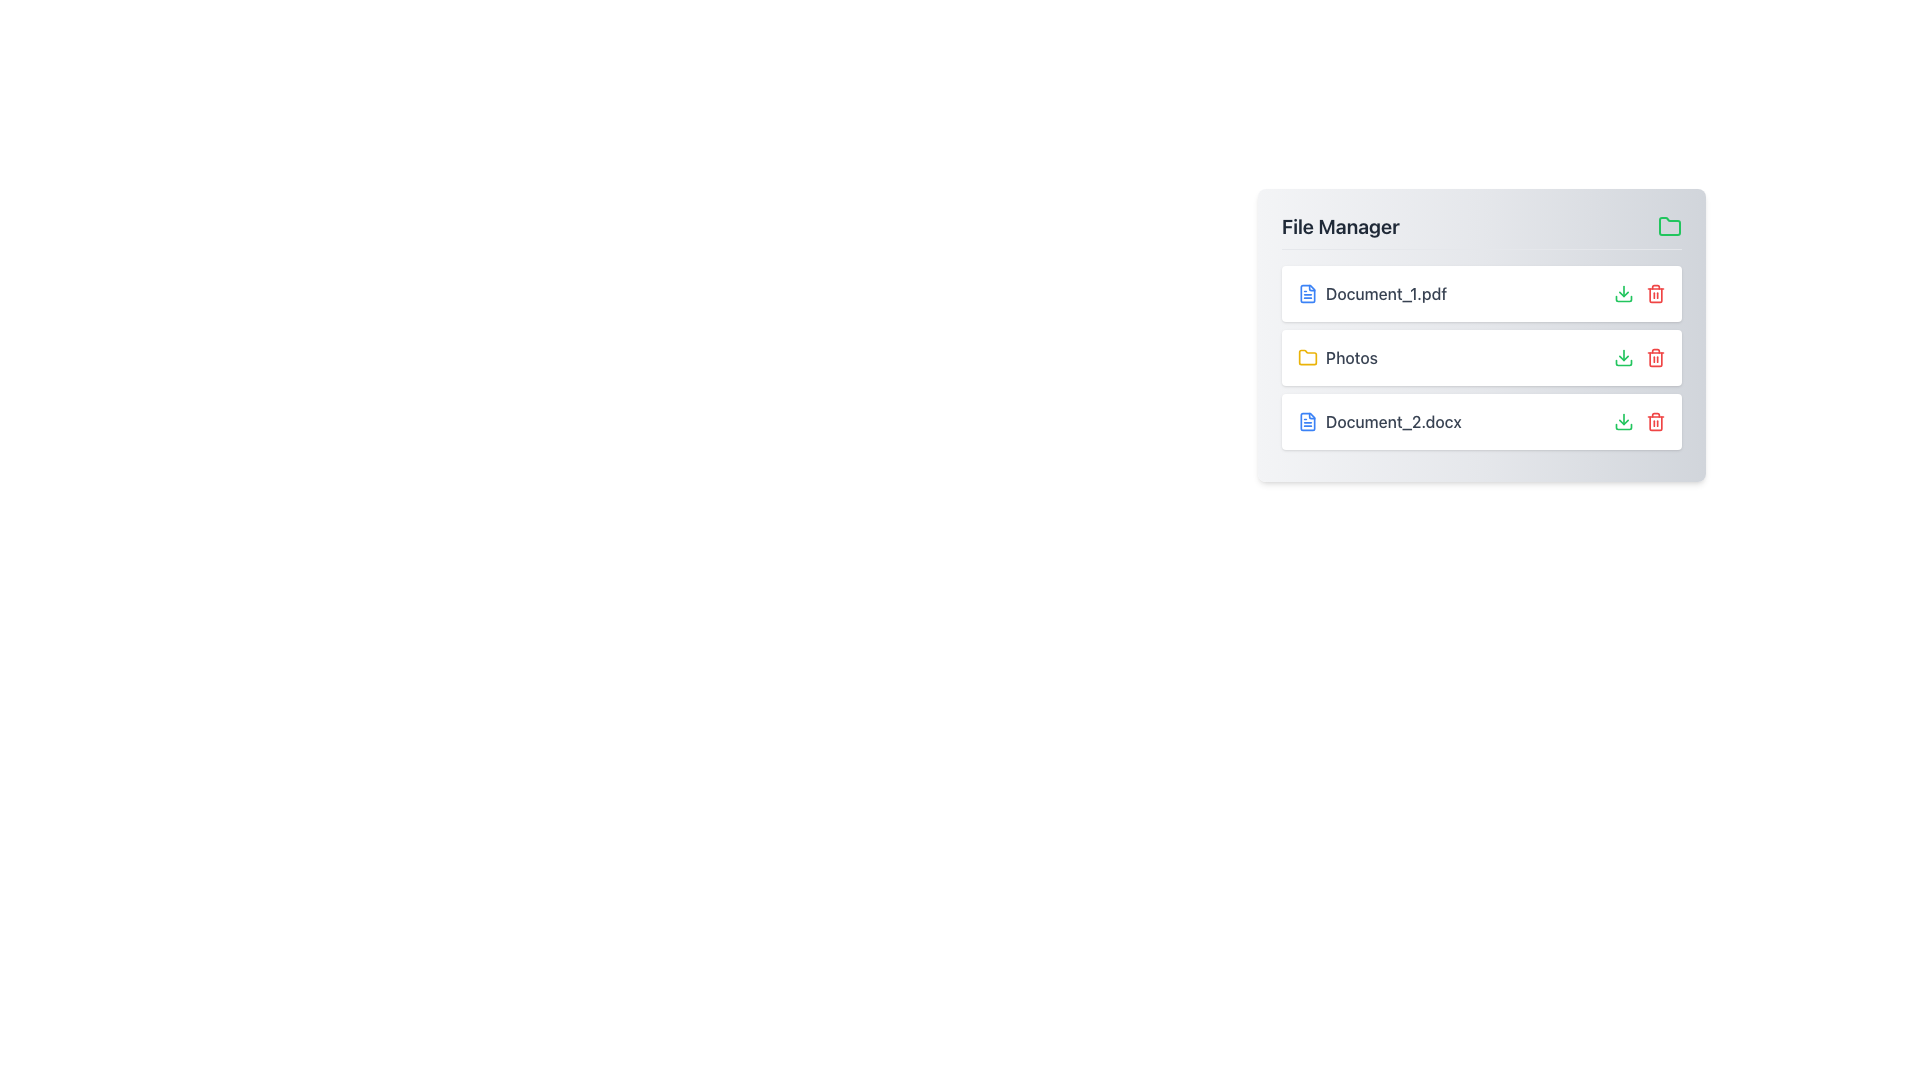 This screenshot has width=1920, height=1080. I want to click on the red trash can icon, so click(1640, 420).